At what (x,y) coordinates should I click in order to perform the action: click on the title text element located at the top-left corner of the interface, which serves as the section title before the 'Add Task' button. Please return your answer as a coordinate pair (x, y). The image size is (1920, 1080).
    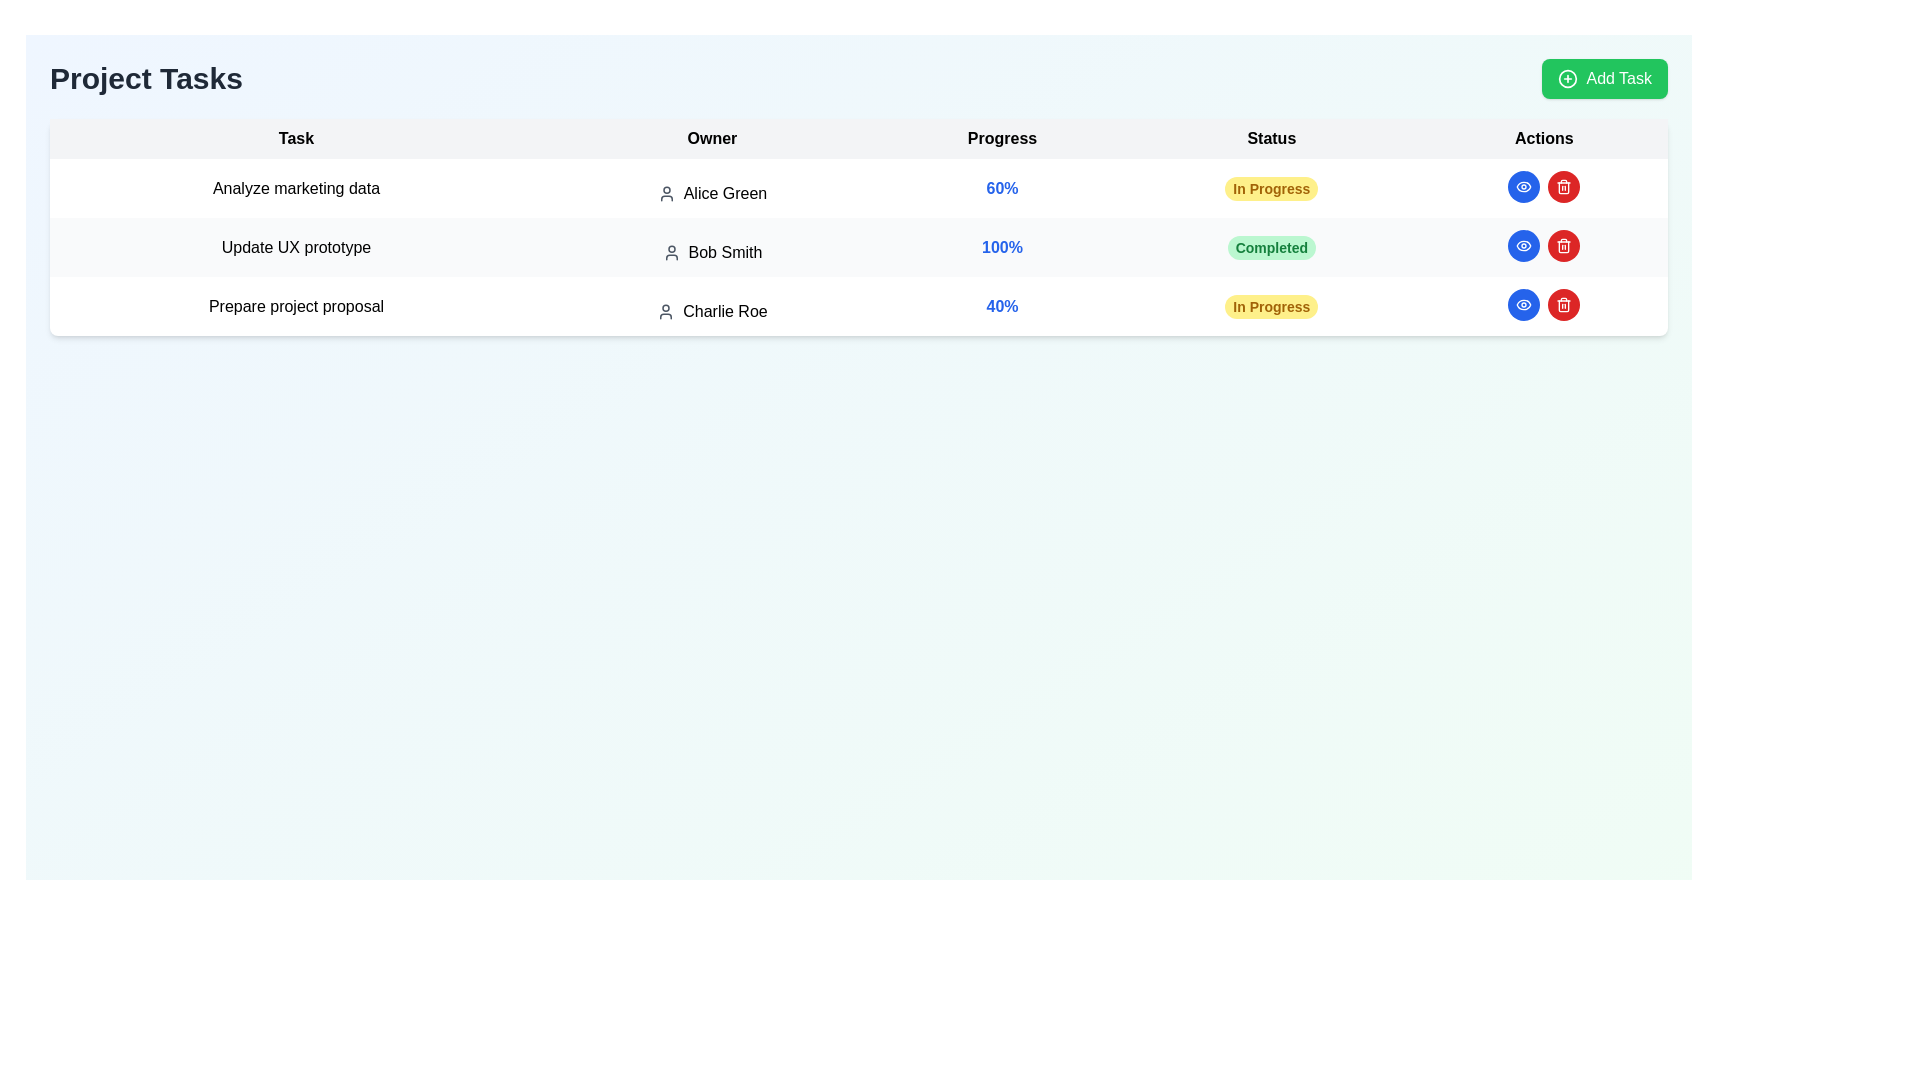
    Looking at the image, I should click on (145, 77).